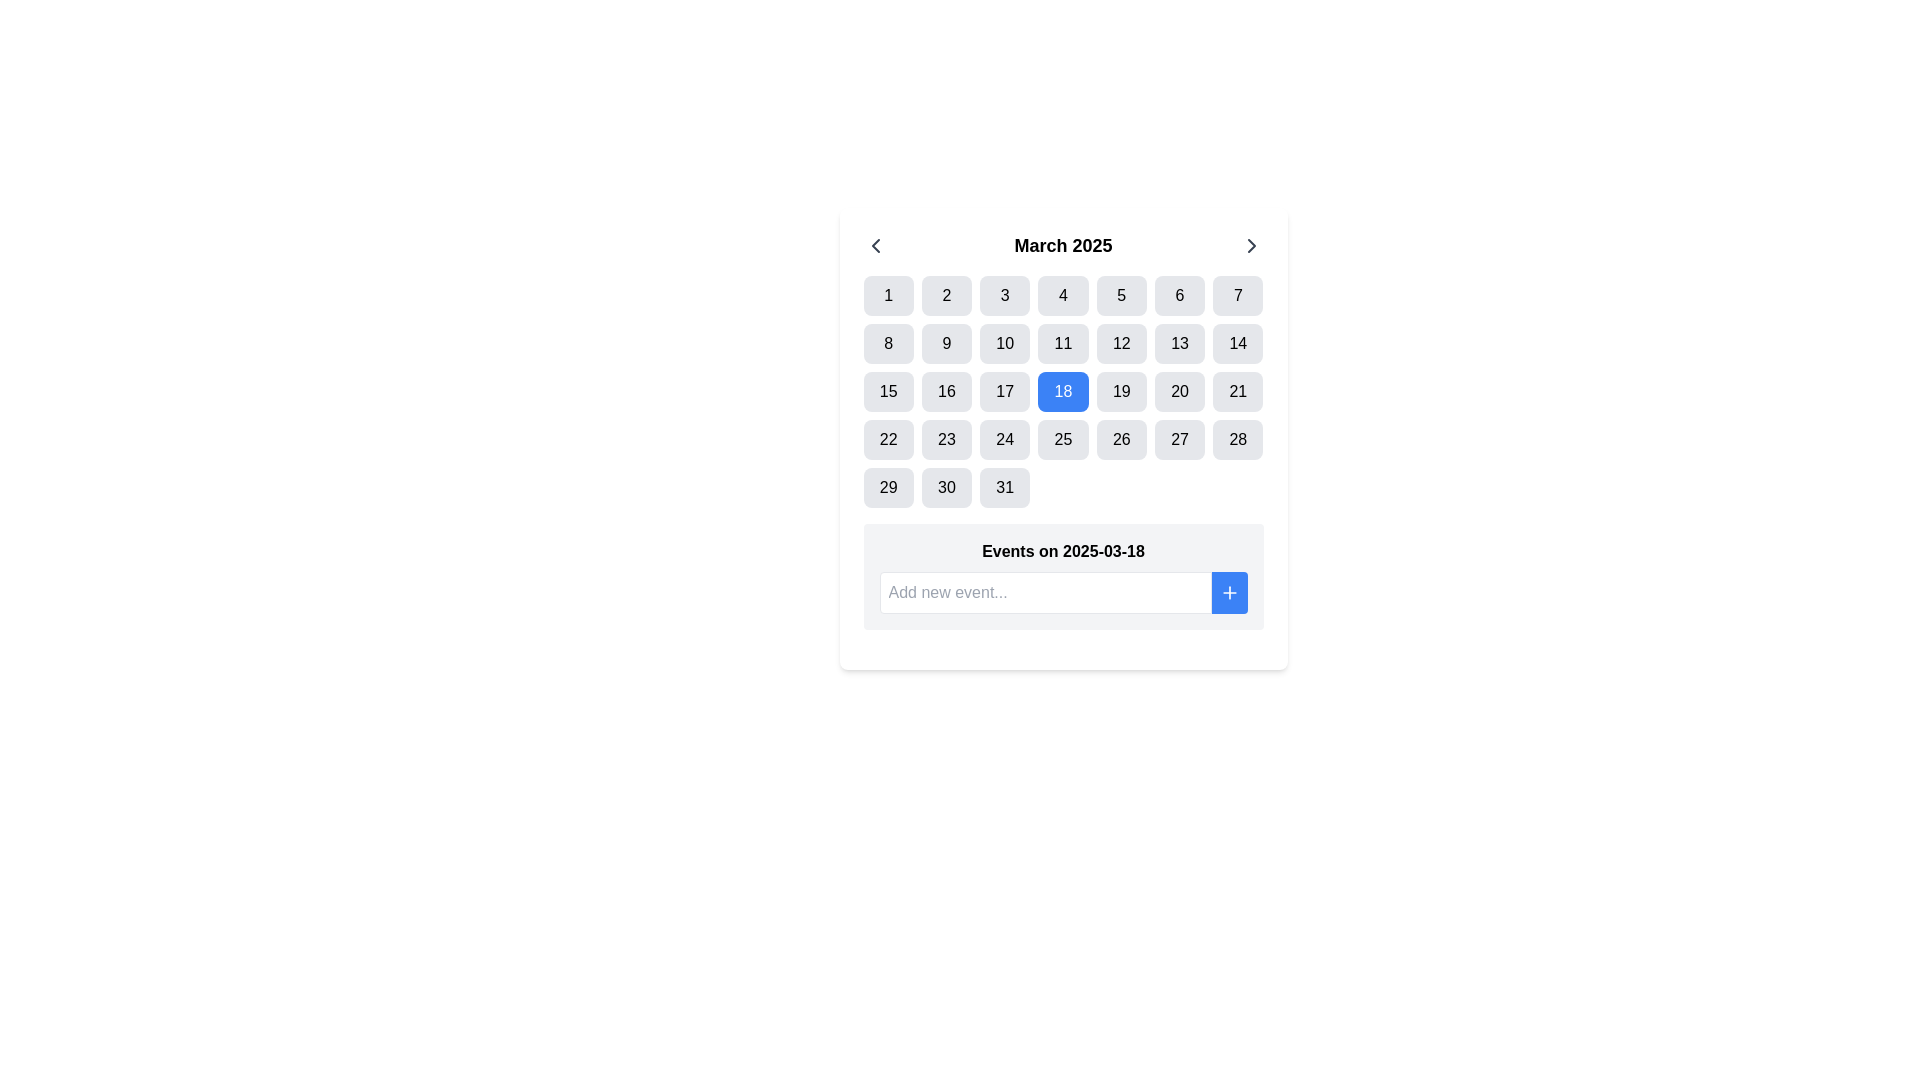 The width and height of the screenshot is (1920, 1080). I want to click on the small right-facing chevron icon, which is styled with a thin stroke in gray color and is positioned at the top-right corner of the interface, next to the 'March 2025' header, so click(1250, 245).